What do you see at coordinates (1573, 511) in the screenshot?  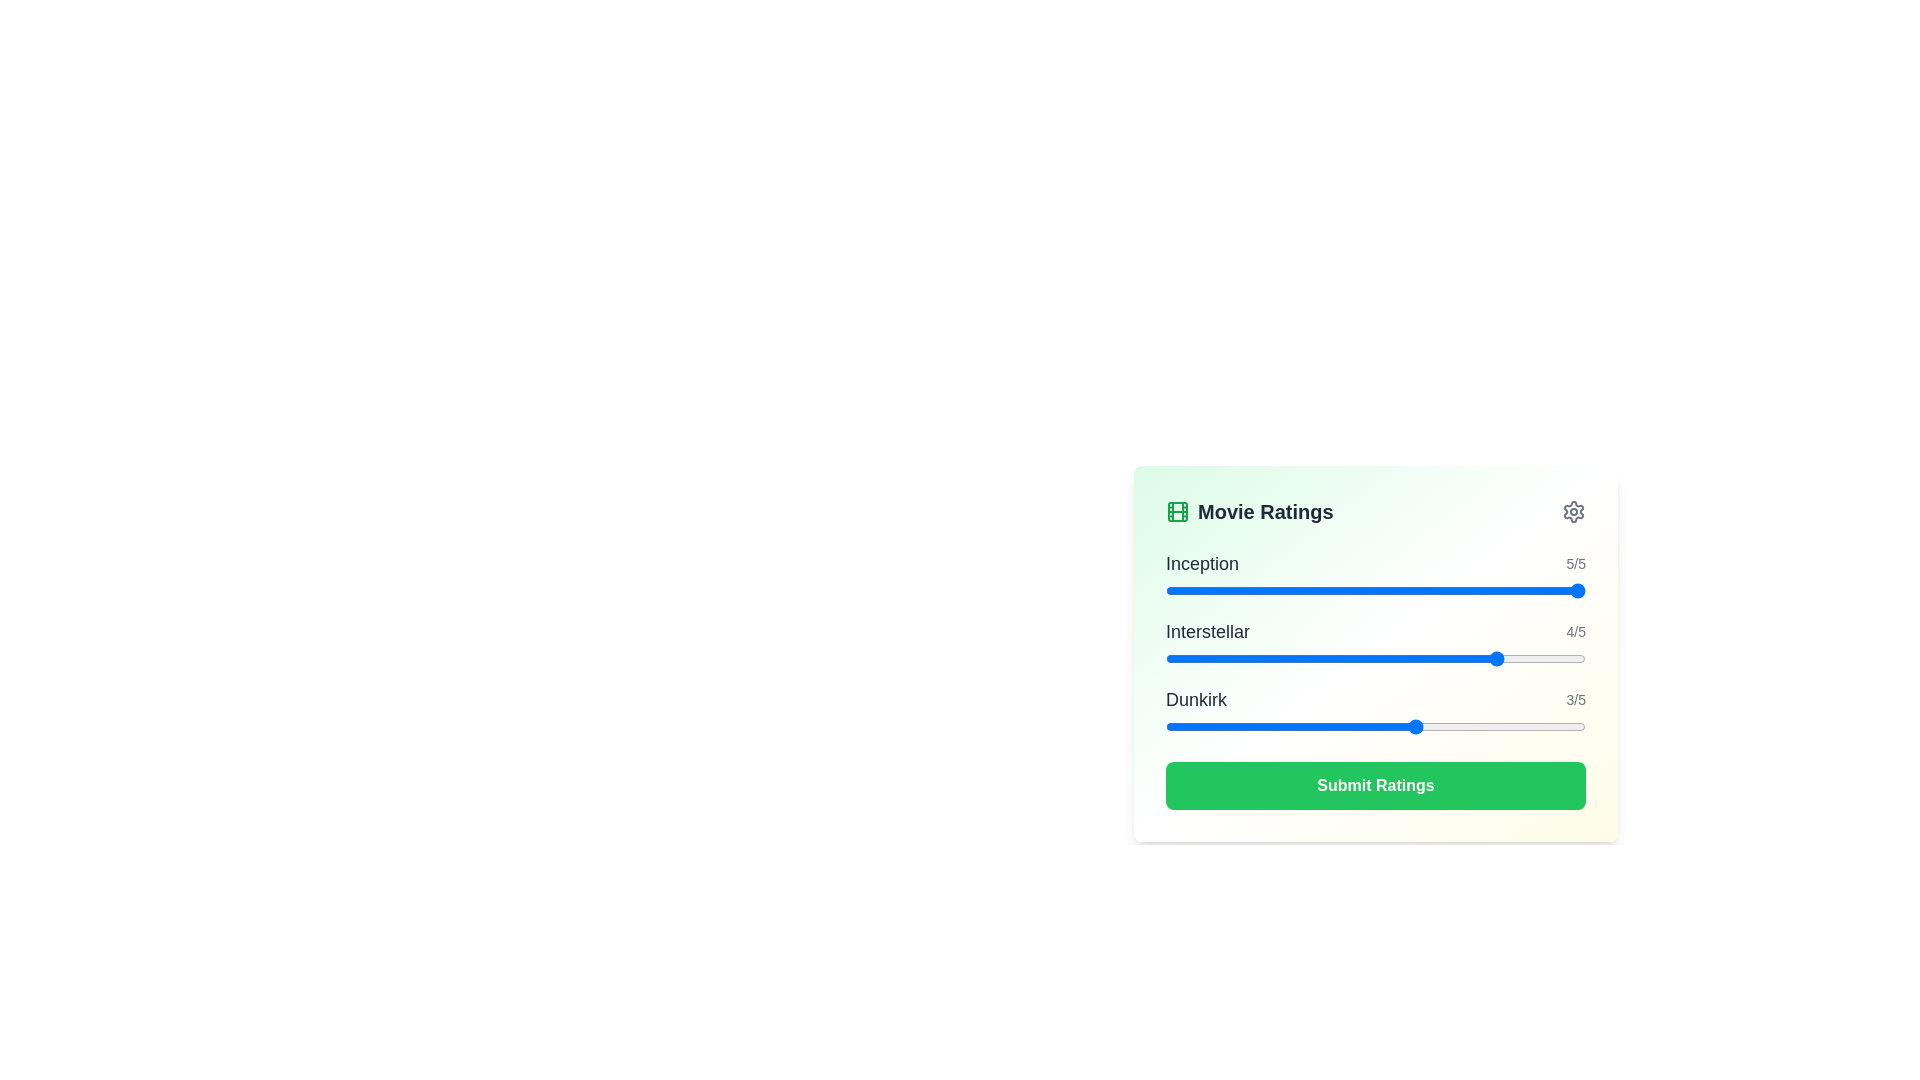 I see `the gear icon located to the far right of the 'Movie Ratings' header` at bounding box center [1573, 511].